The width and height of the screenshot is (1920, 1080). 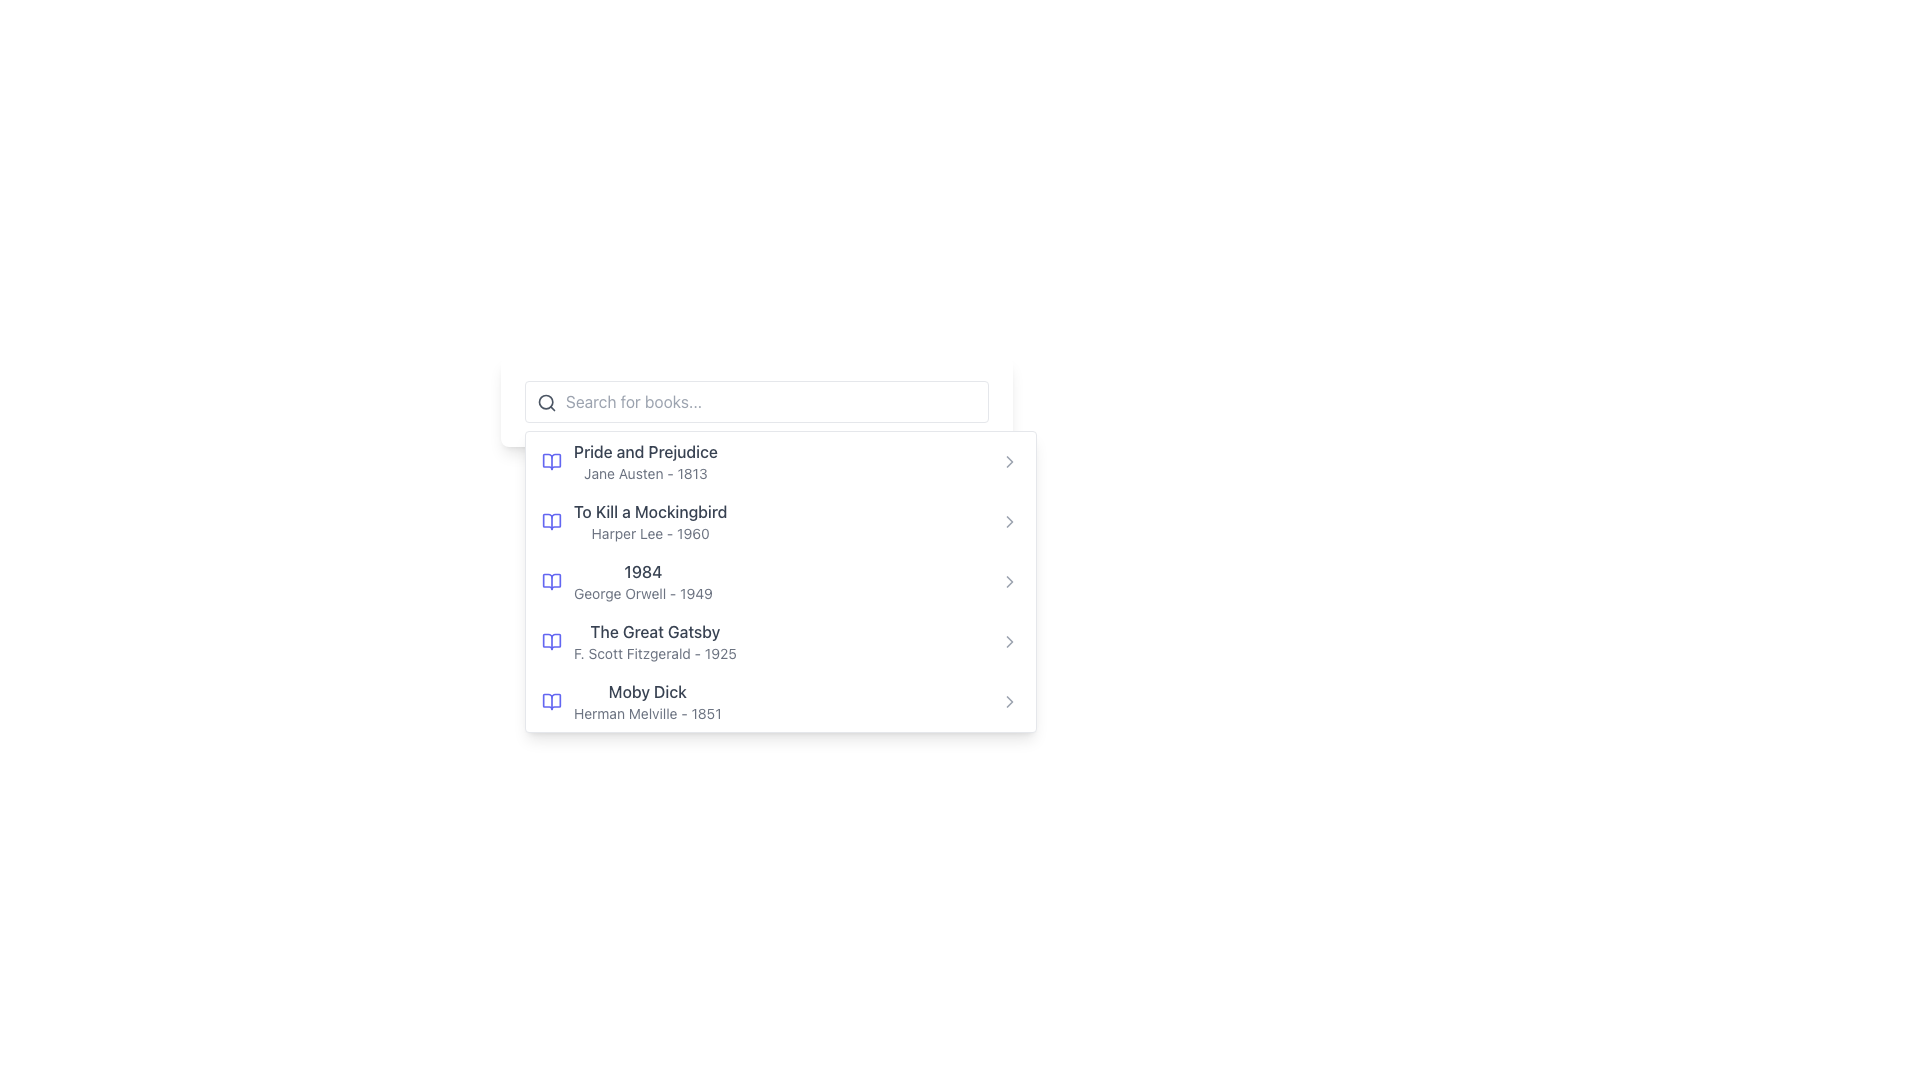 I want to click on the chevron icon located at the far right of the fourth row for the book 'The Great Gatsby' by F. Scott Fitzgerald, so click(x=1009, y=641).